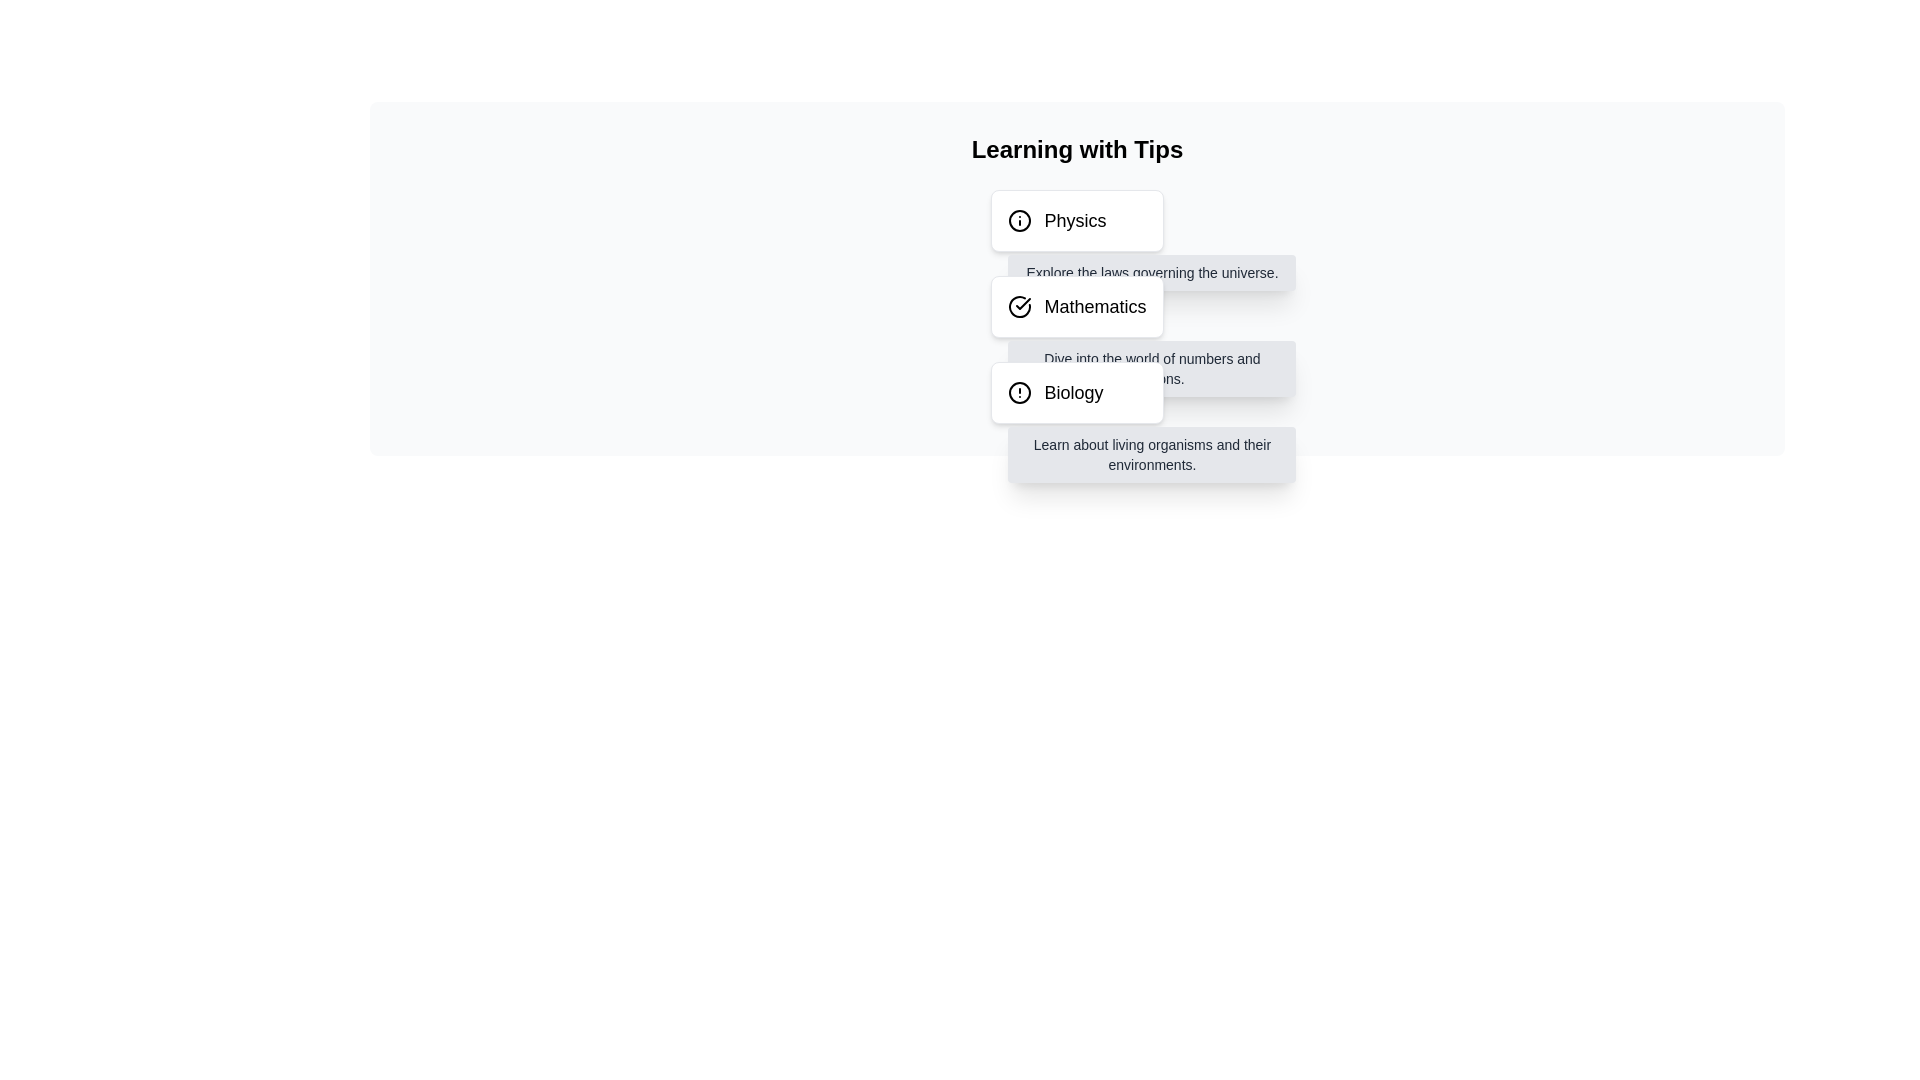 Image resolution: width=1920 pixels, height=1080 pixels. I want to click on the 'Mathematics' text label located within the second card, to the right of the checkmark icon, so click(1076, 307).